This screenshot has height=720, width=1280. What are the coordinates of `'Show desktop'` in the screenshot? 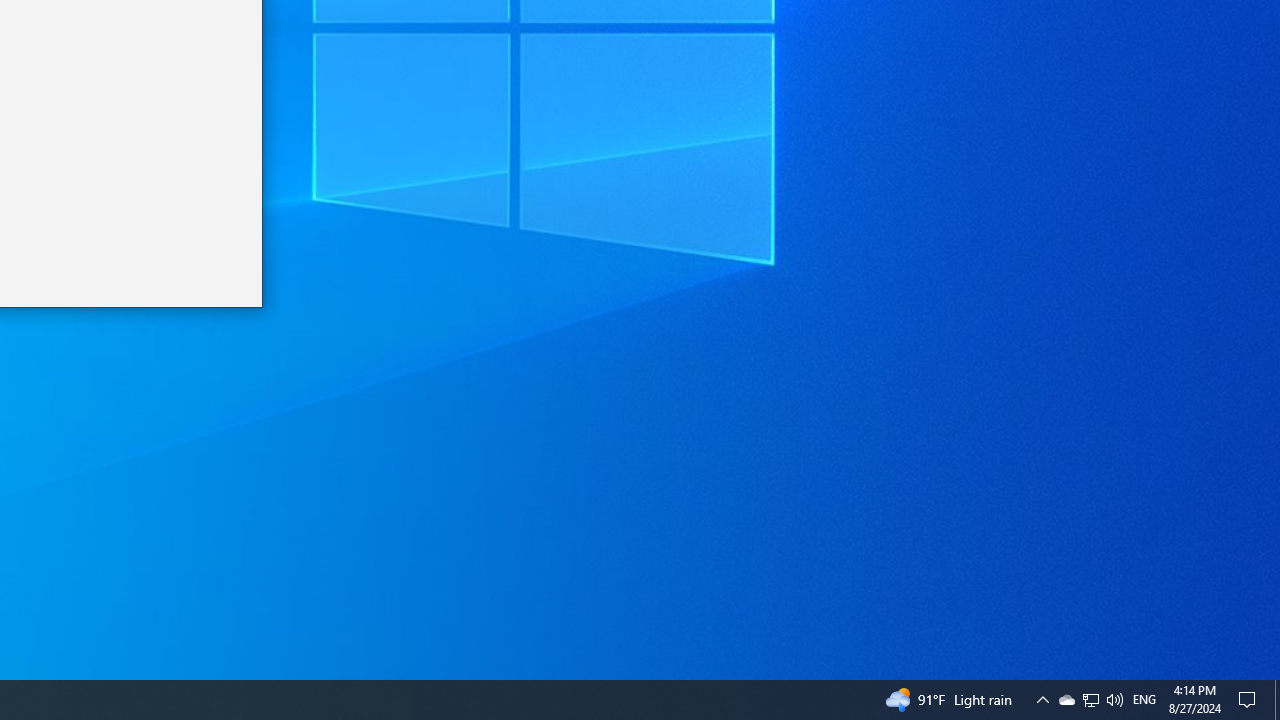 It's located at (1276, 698).